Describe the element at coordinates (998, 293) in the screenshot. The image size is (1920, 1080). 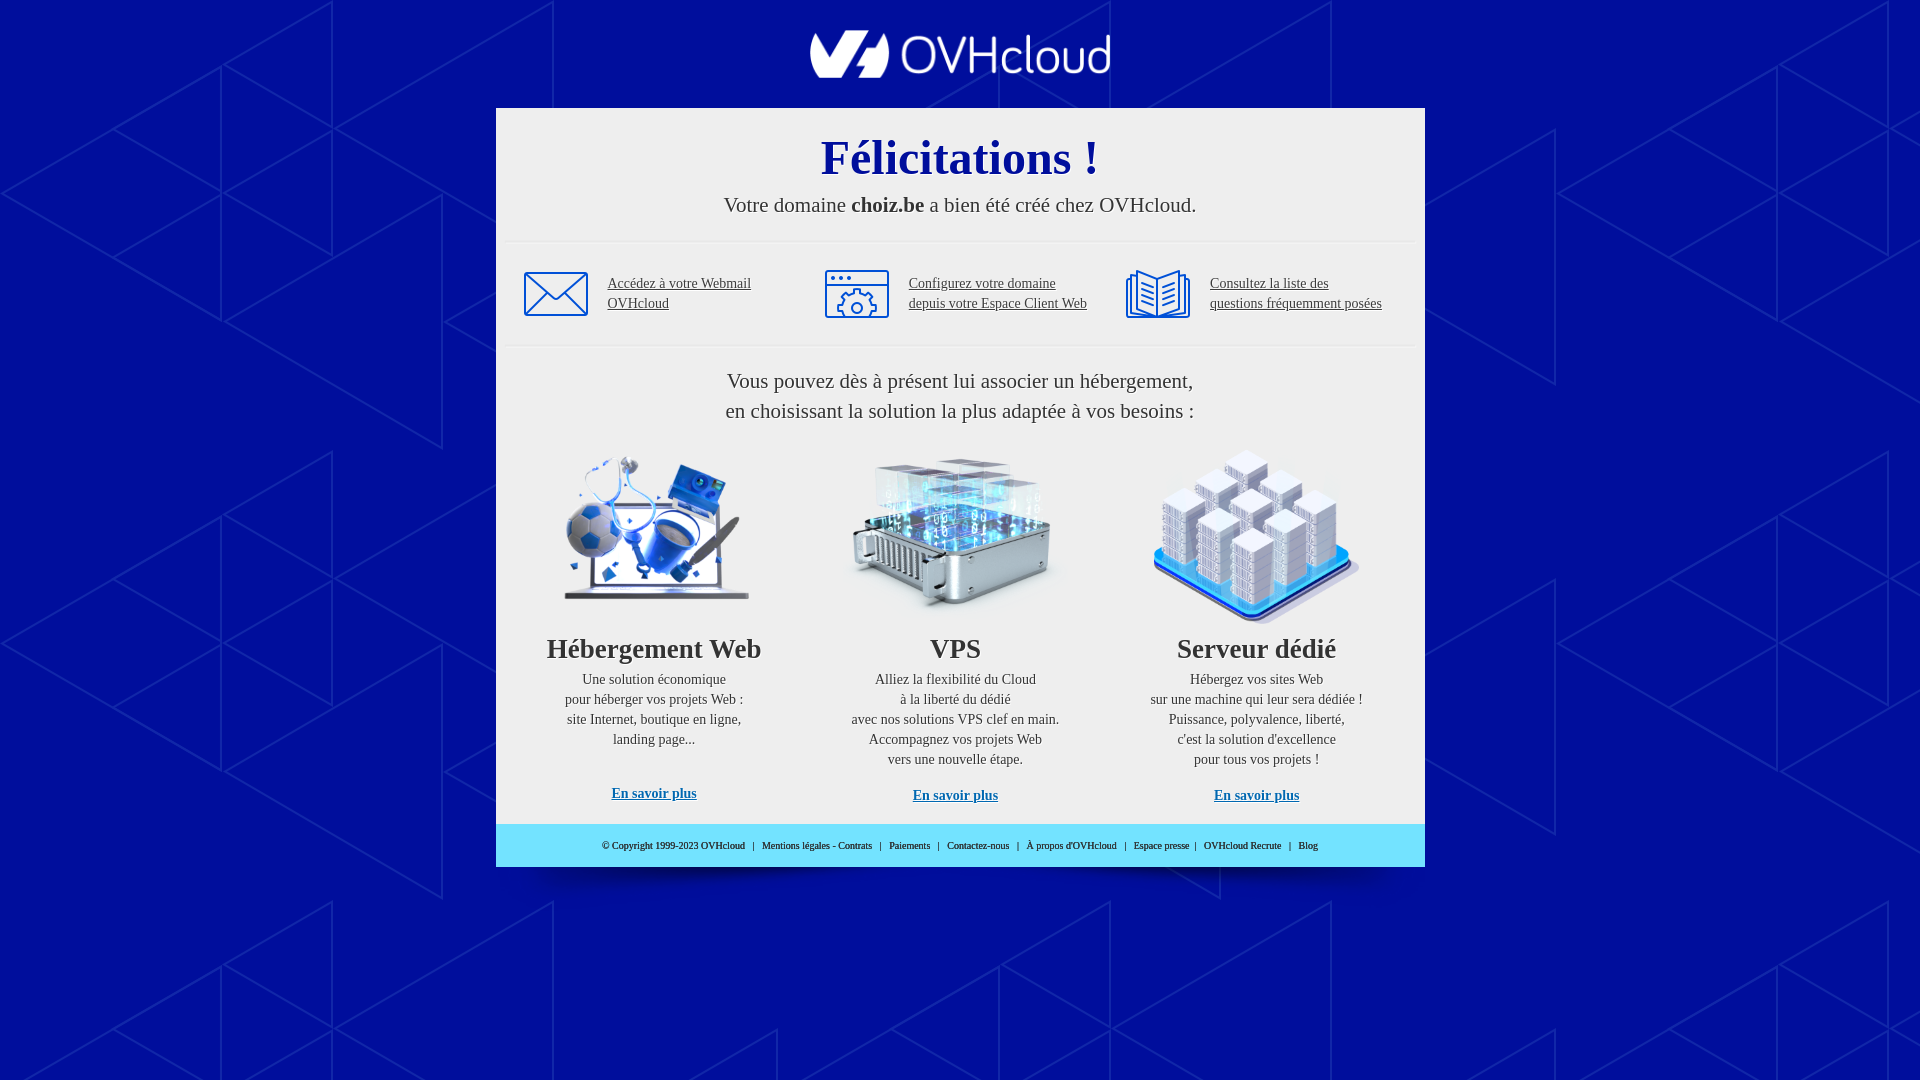
I see `'Configurez votre domaine` at that location.